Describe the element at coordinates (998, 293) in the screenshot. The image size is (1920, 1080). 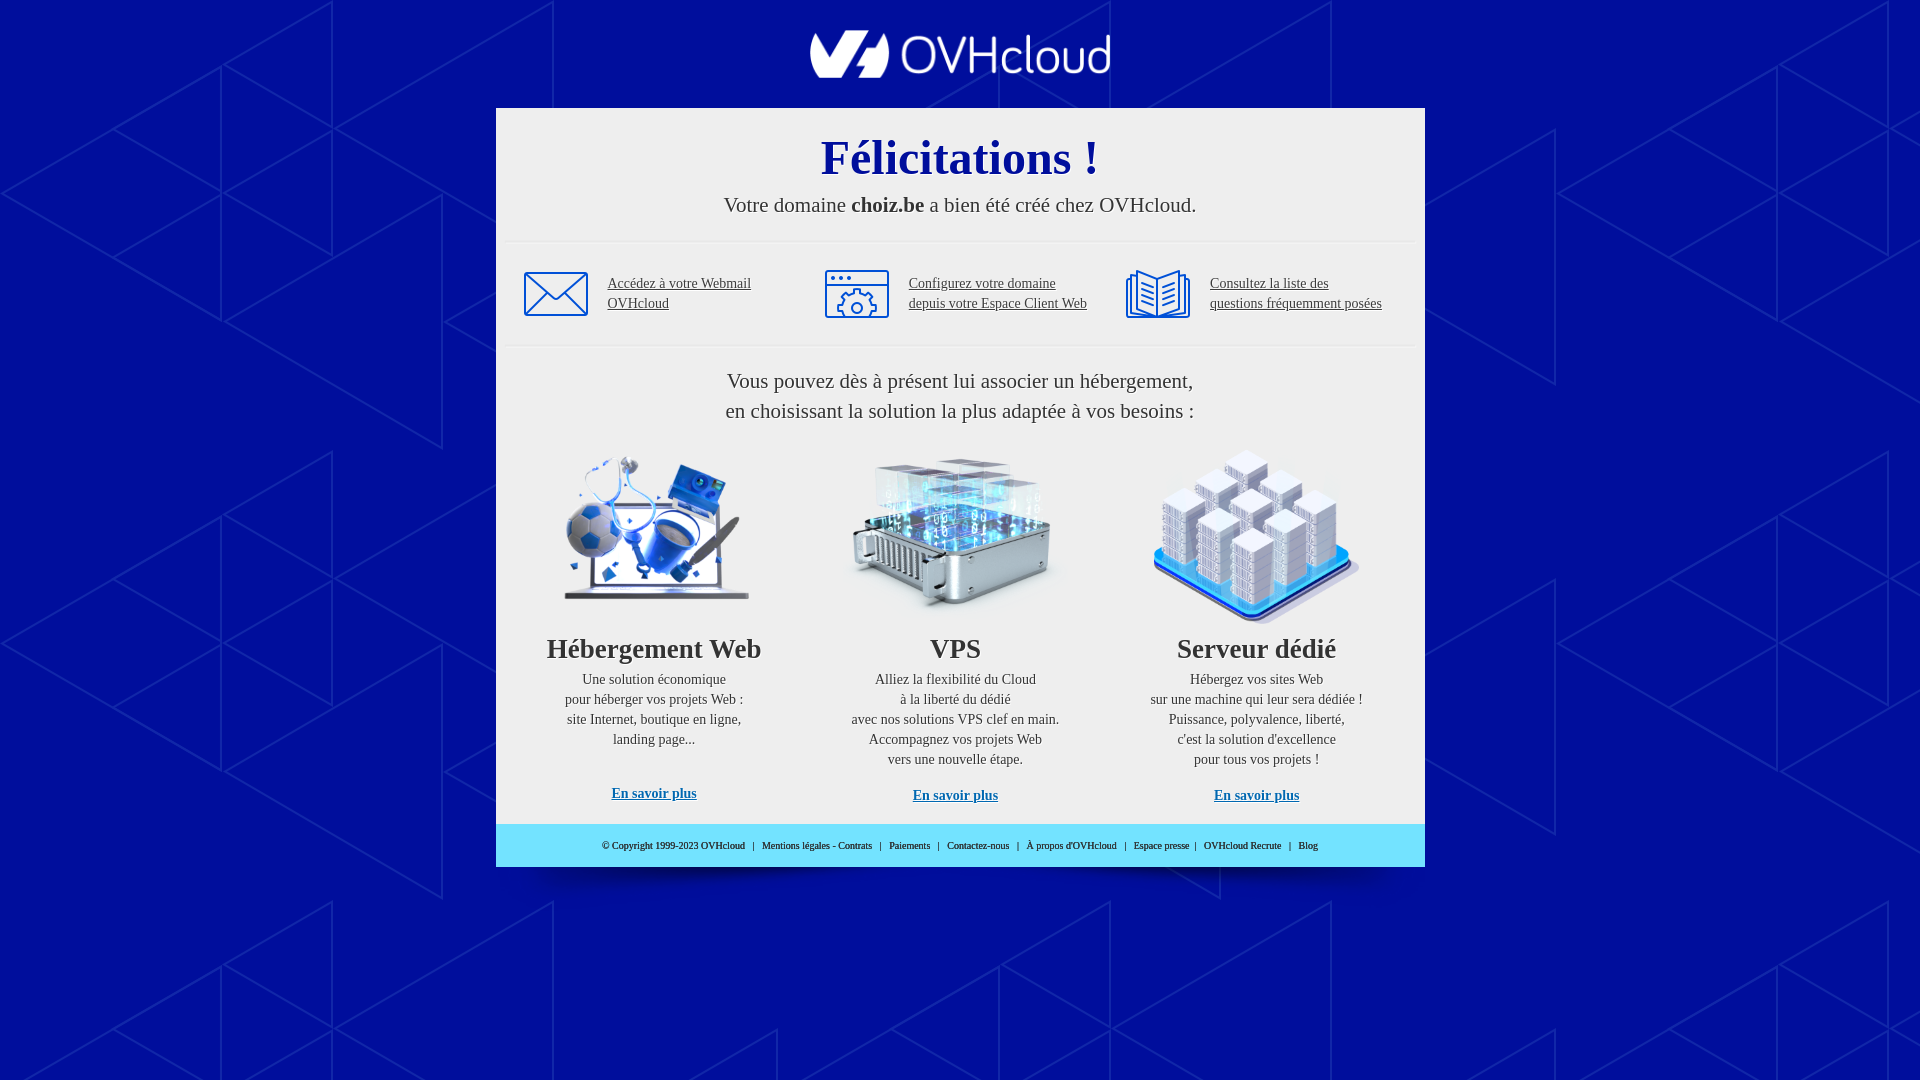
I see `'Configurez votre domaine` at that location.